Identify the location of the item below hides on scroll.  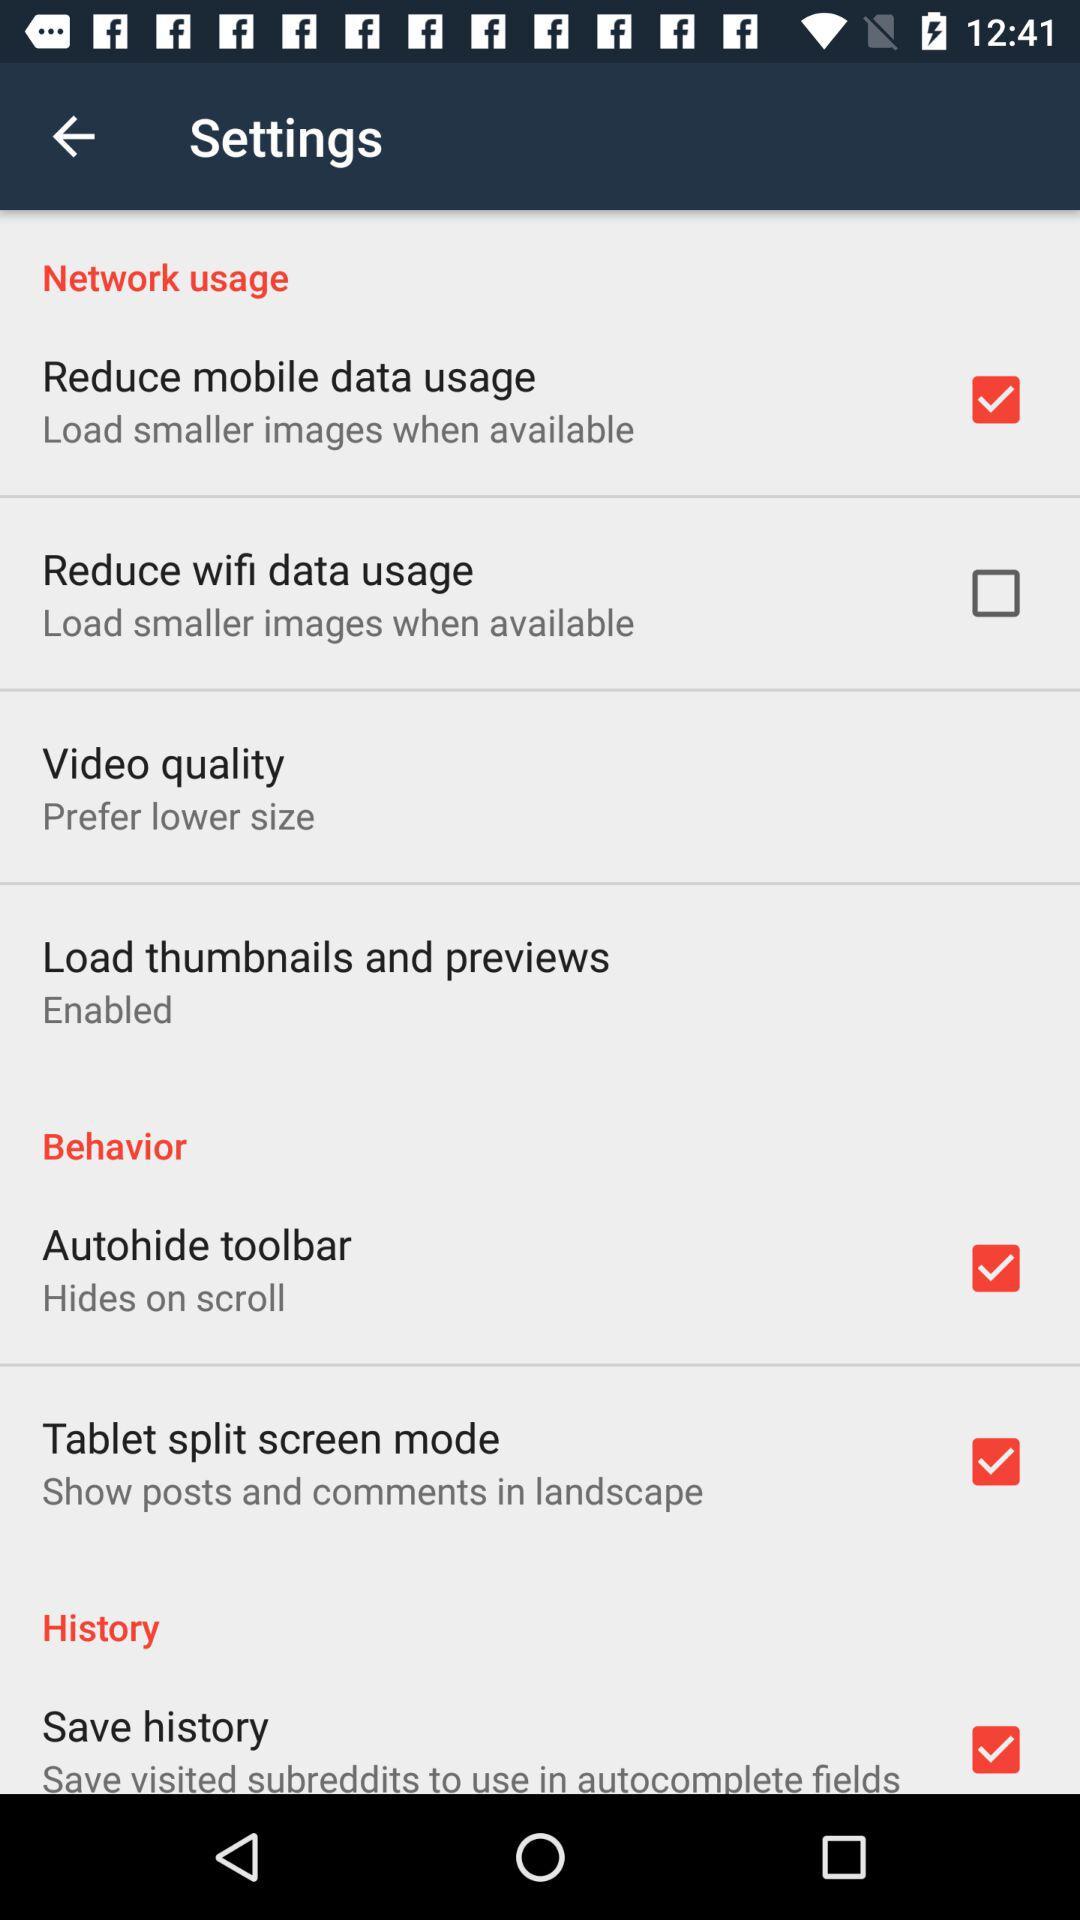
(271, 1435).